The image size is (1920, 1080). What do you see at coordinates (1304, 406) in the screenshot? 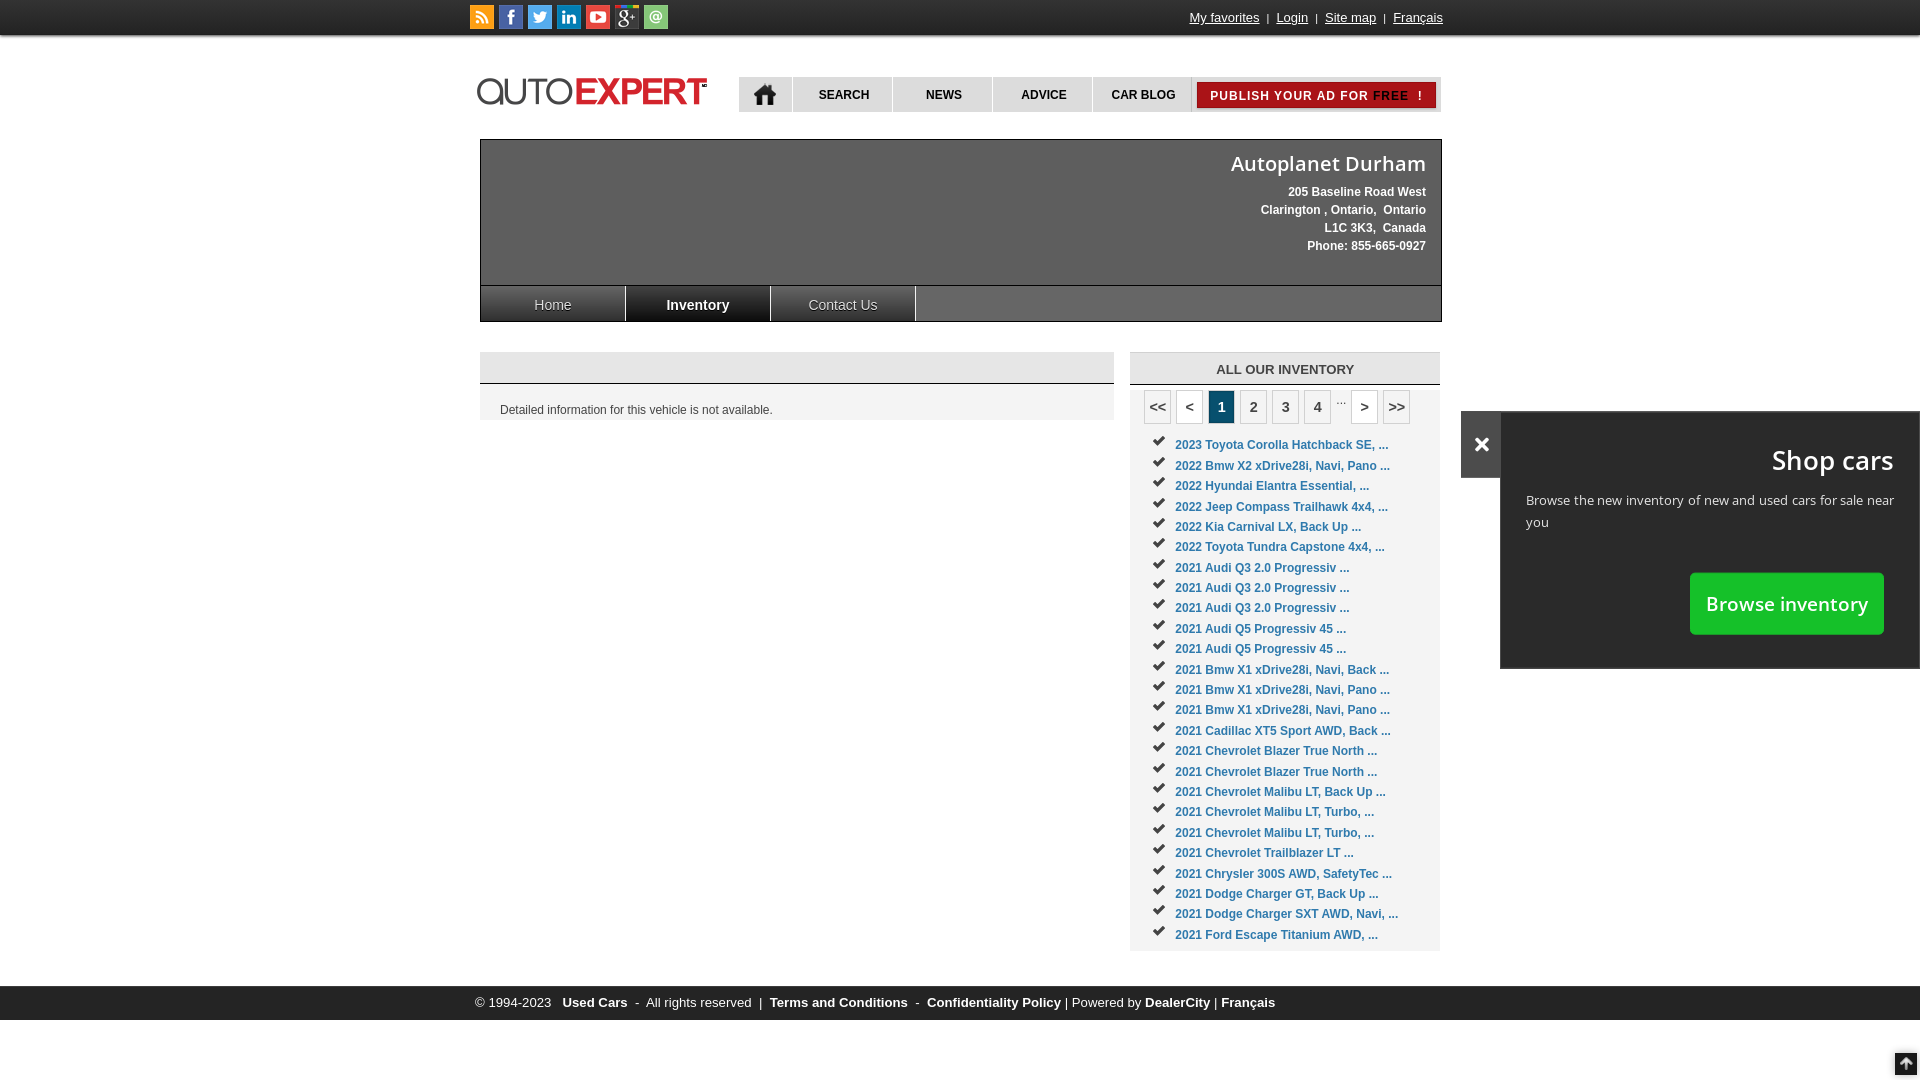
I see `'4'` at bounding box center [1304, 406].